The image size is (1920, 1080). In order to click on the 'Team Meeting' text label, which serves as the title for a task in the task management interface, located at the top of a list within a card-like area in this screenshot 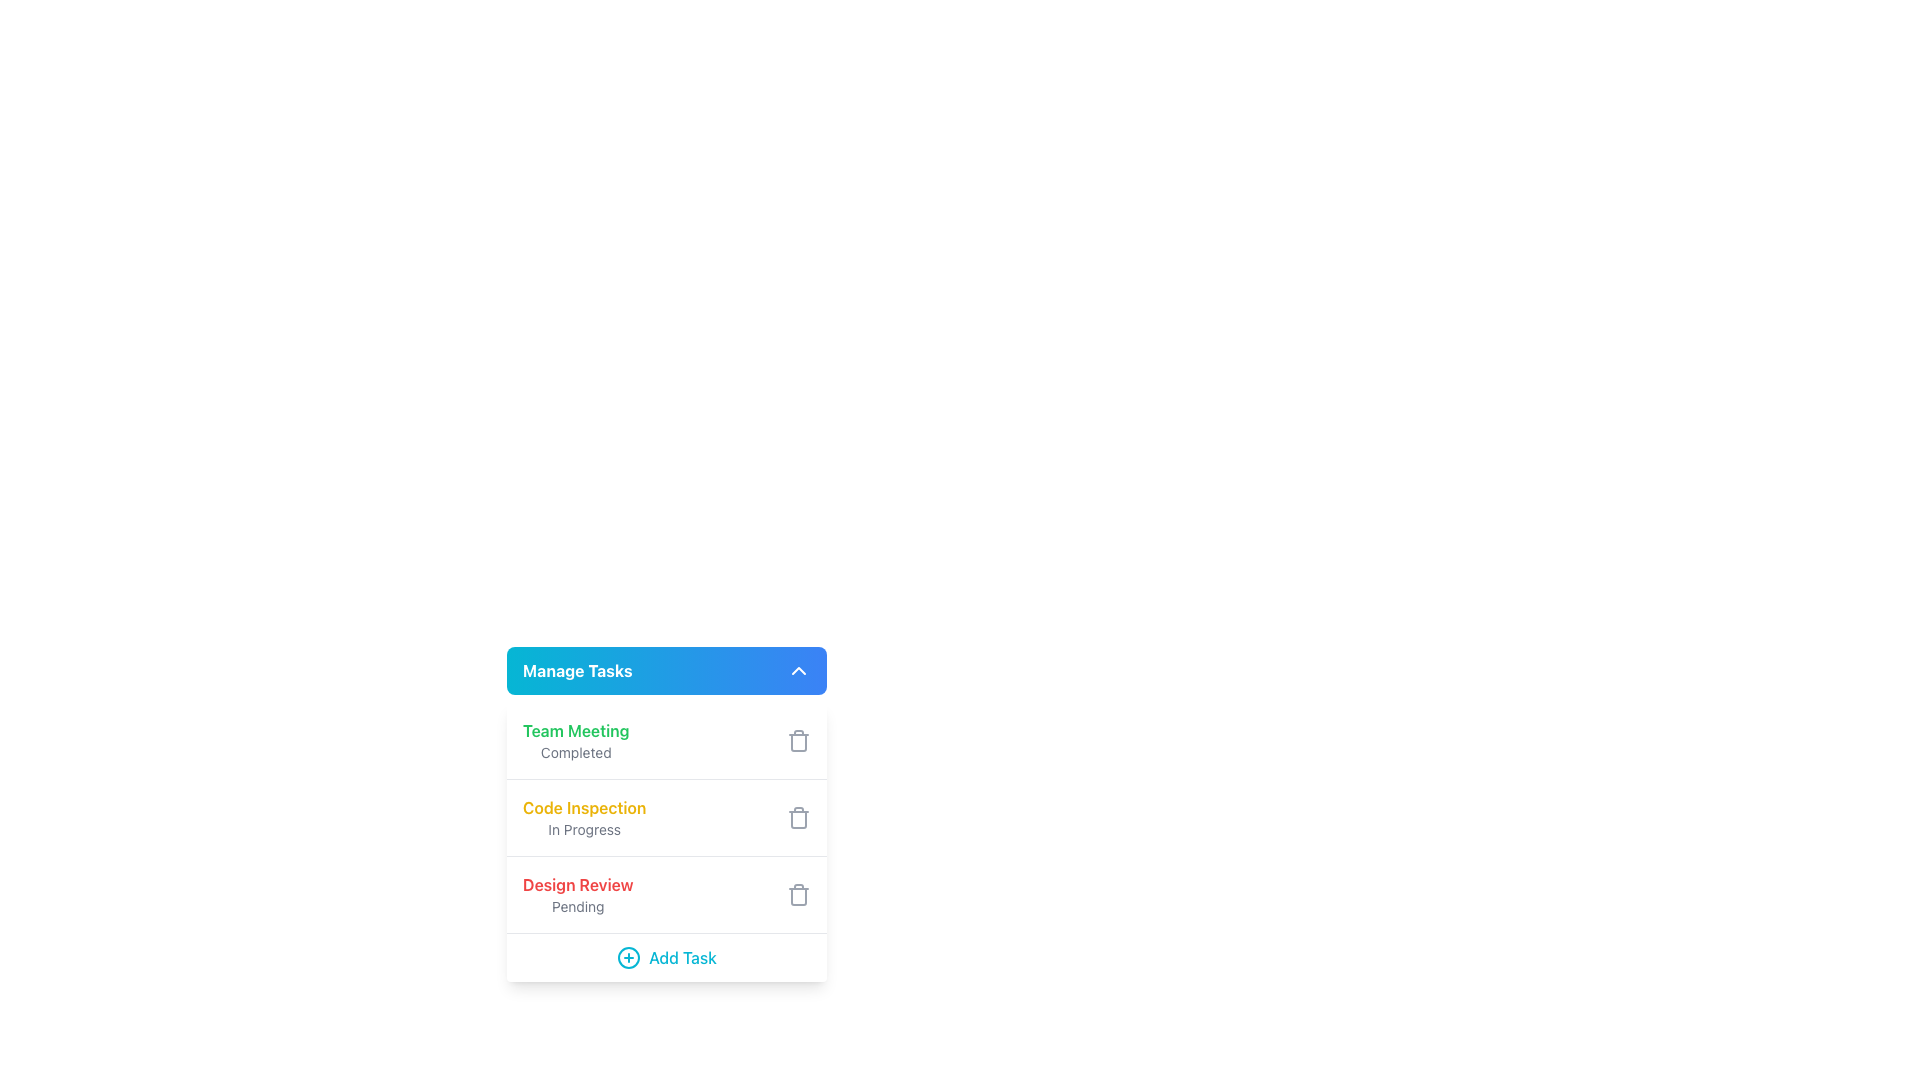, I will do `click(575, 731)`.